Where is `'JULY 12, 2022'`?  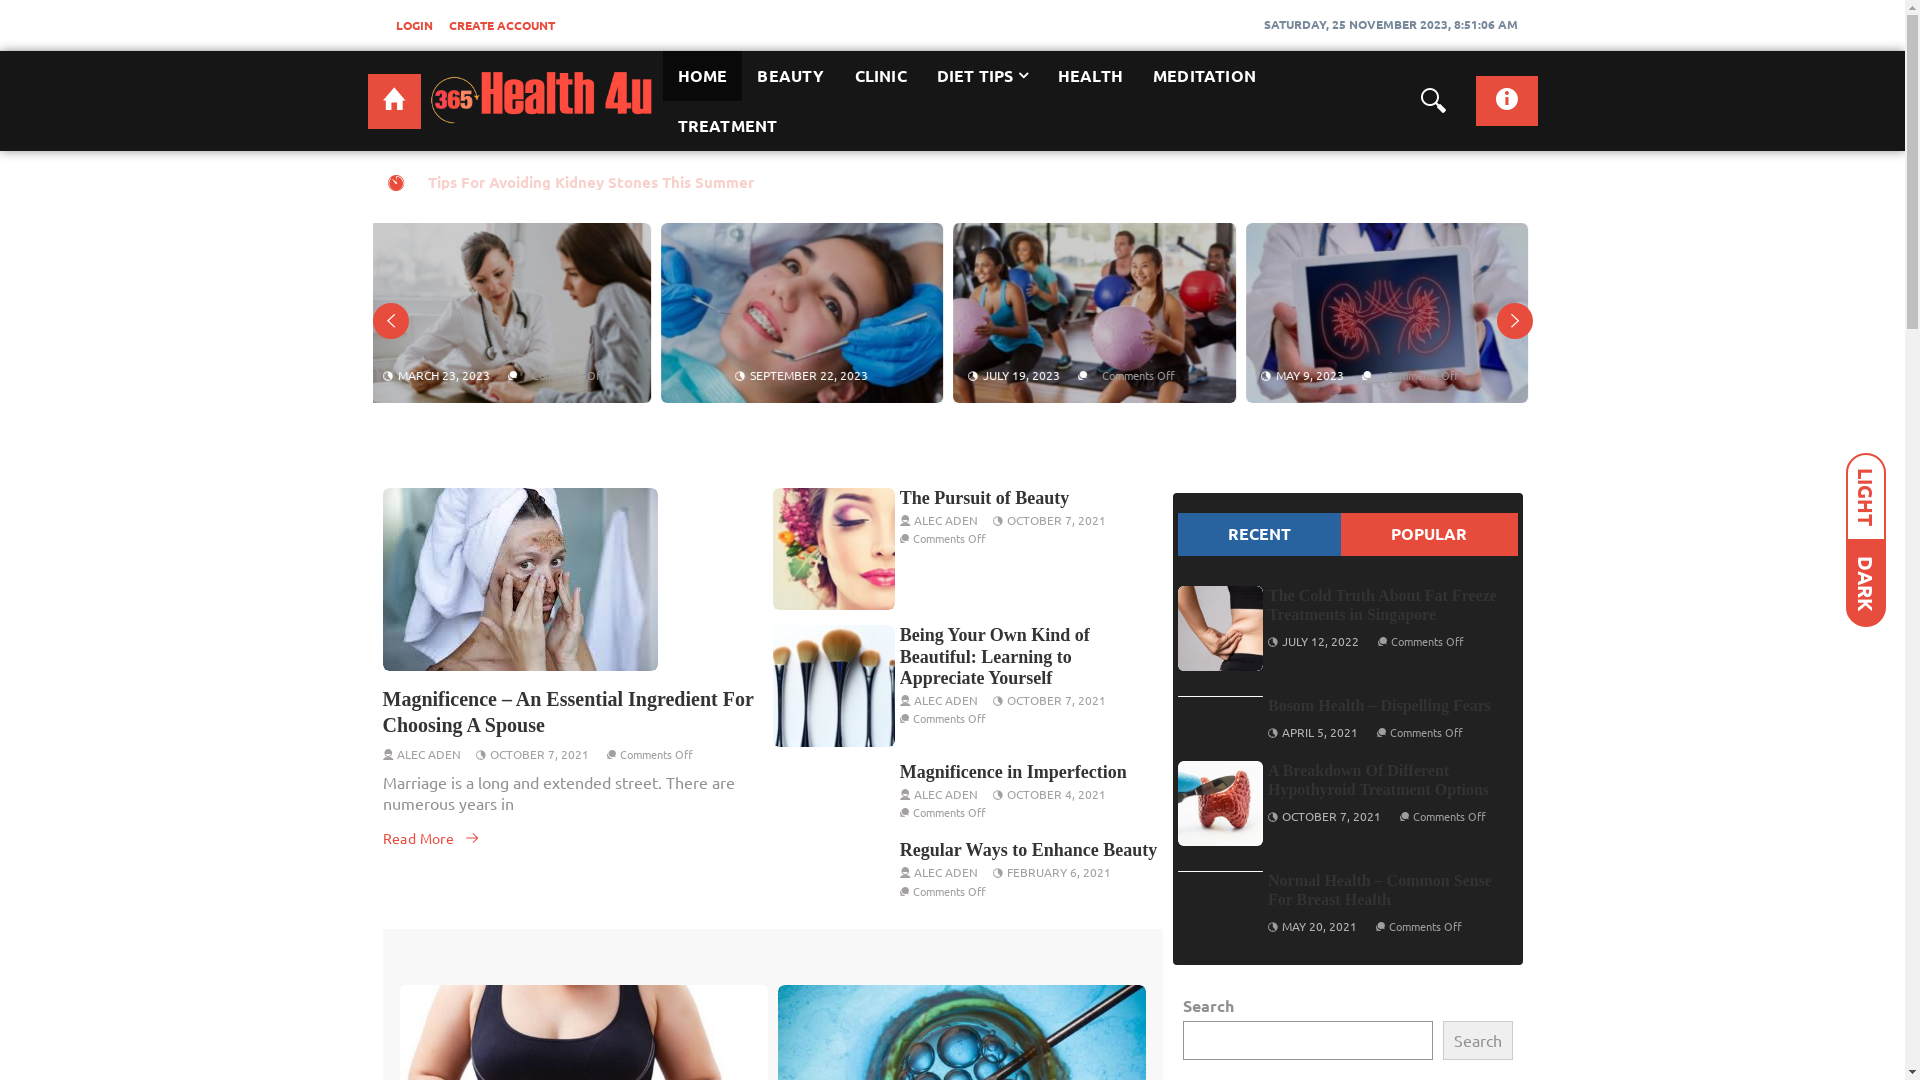
'JULY 12, 2022' is located at coordinates (1320, 640).